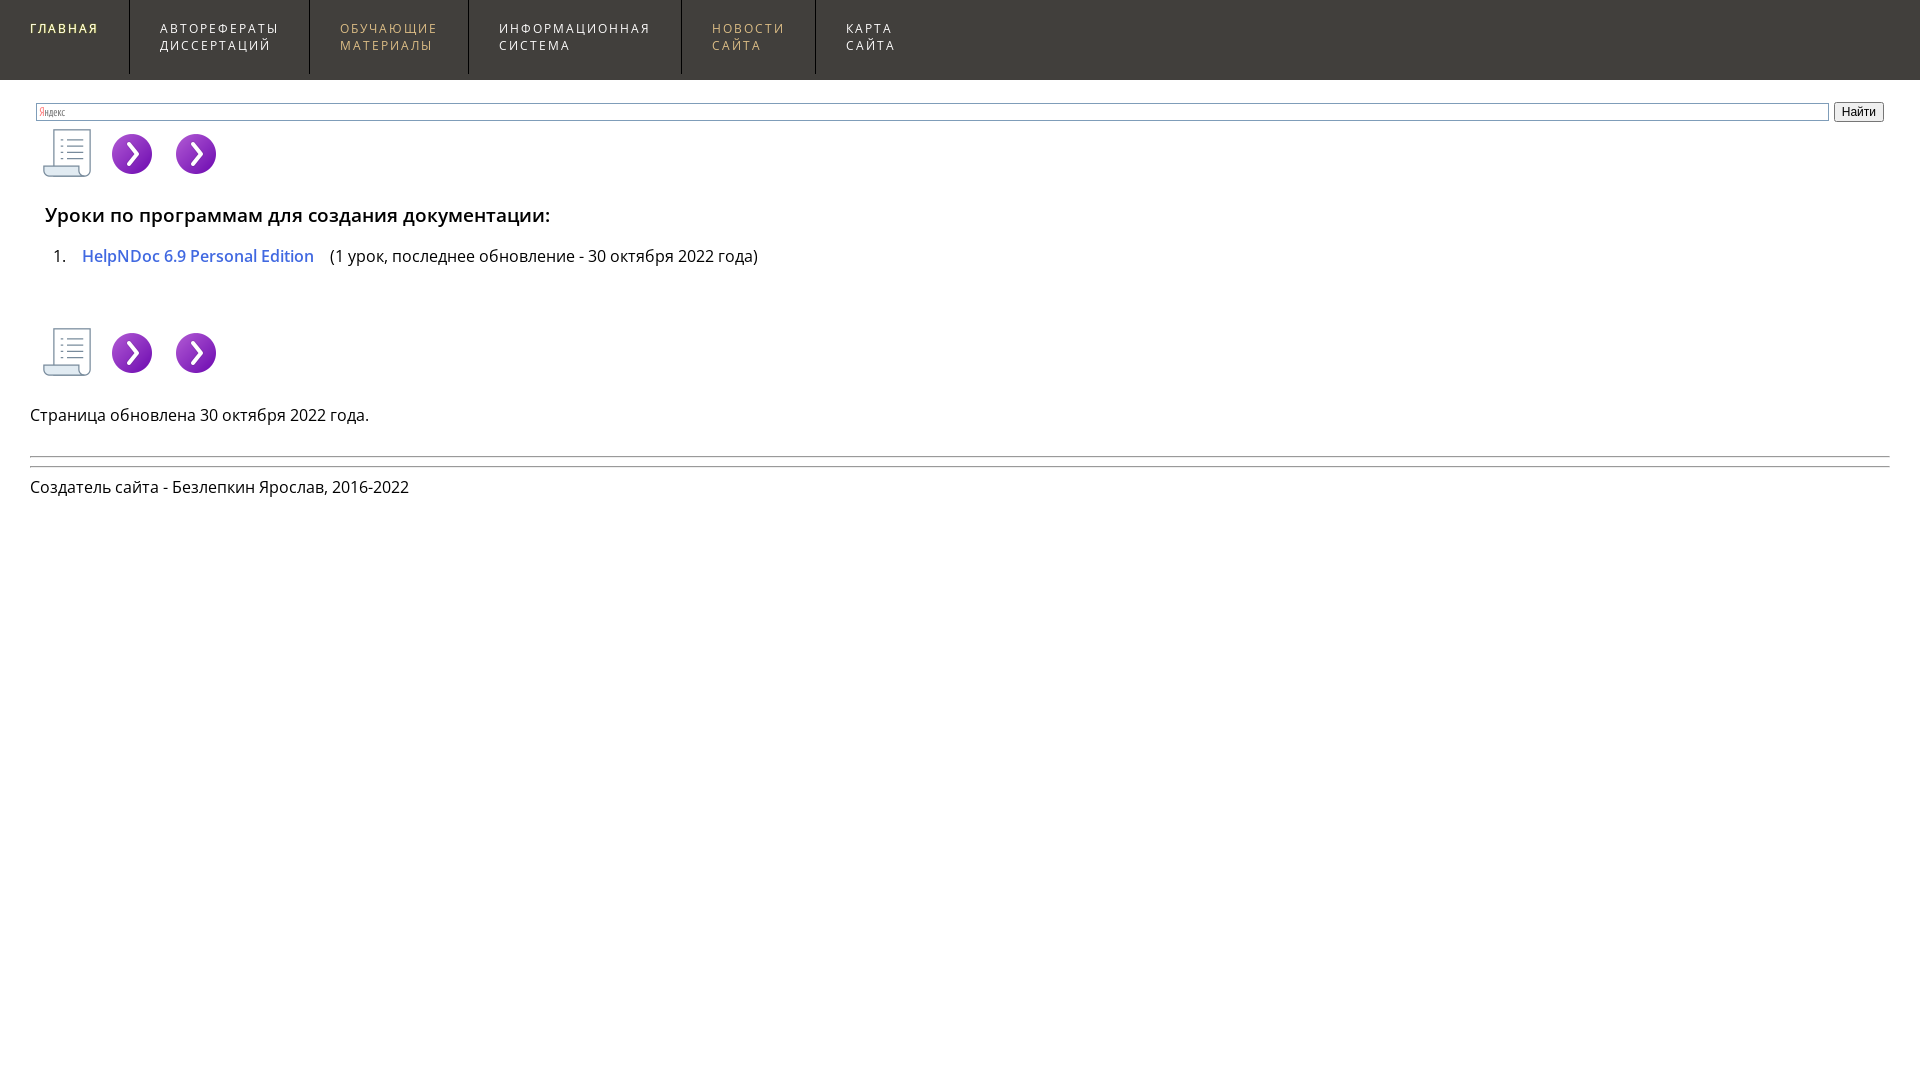 The image size is (1920, 1080). I want to click on '   HelpNDoc 6.9 Personal Edition', so click(192, 254).